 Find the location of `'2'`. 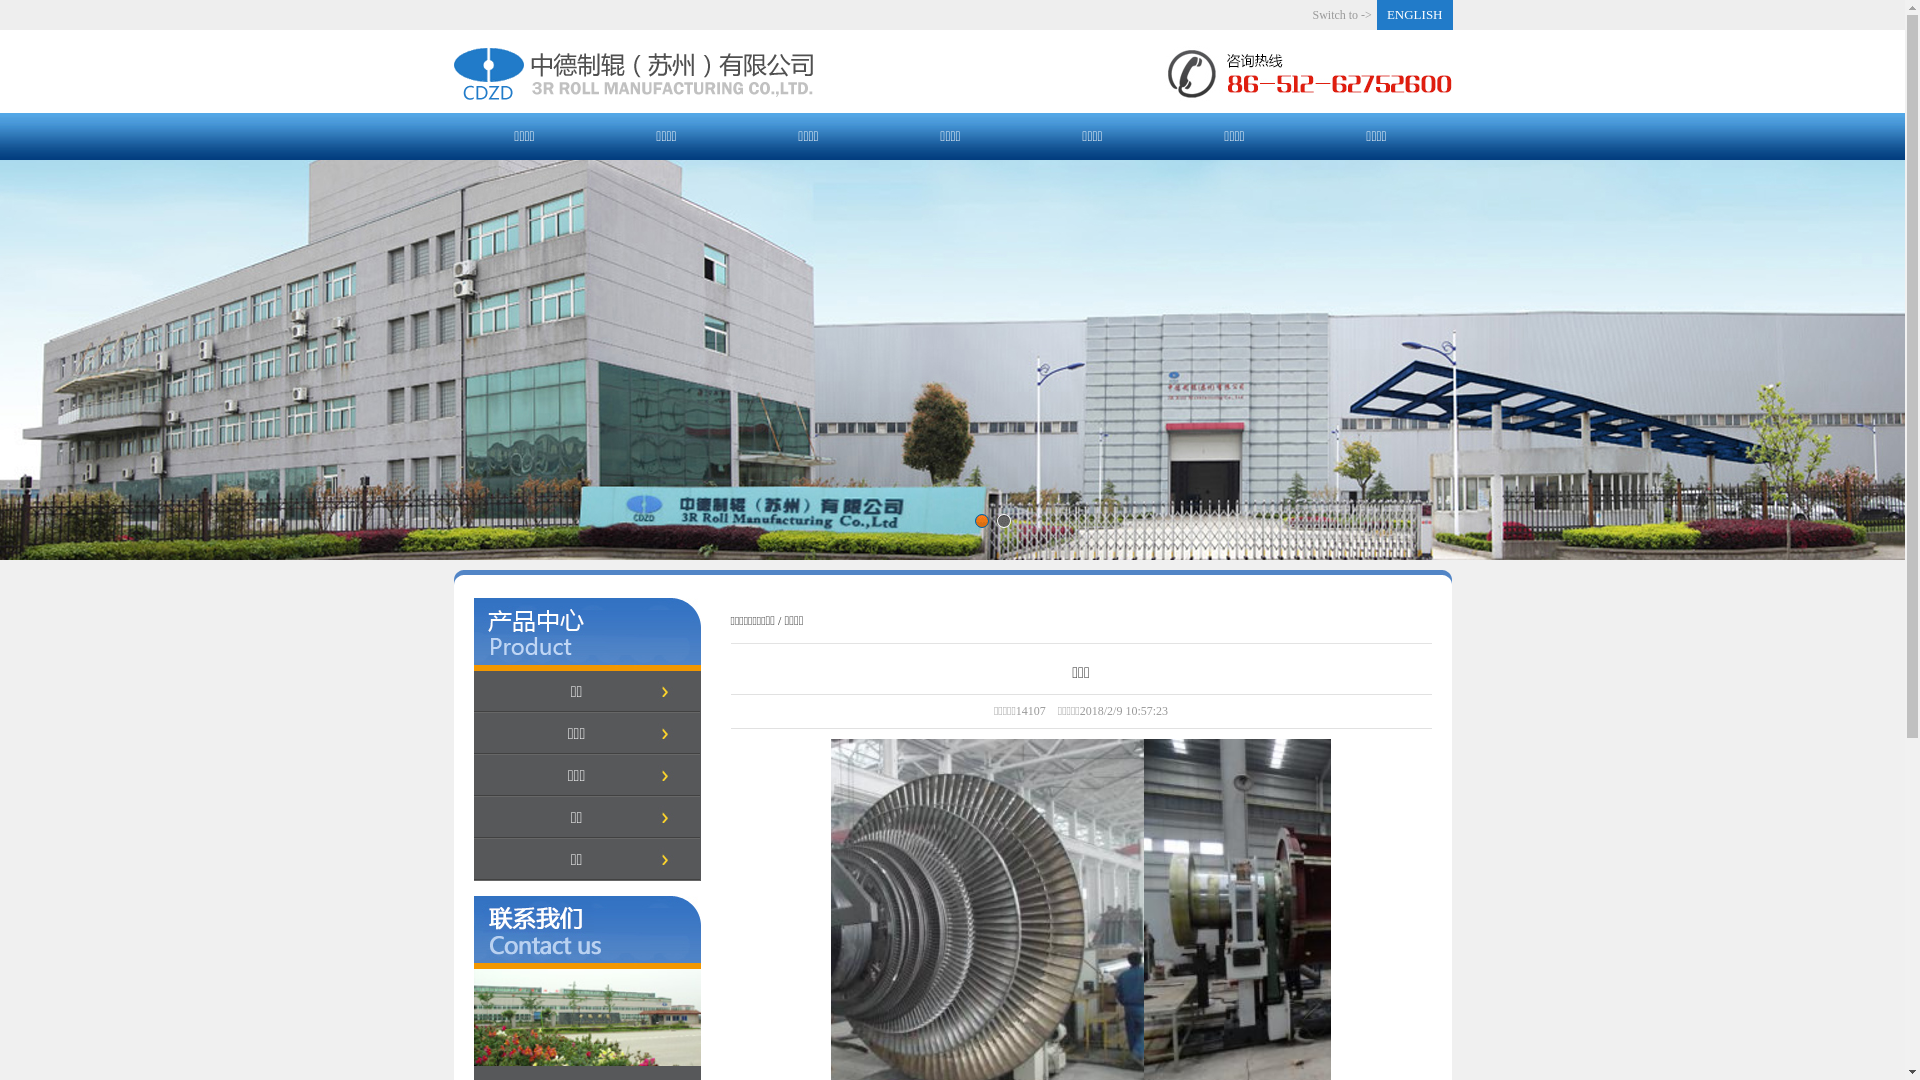

'2' is located at coordinates (996, 519).